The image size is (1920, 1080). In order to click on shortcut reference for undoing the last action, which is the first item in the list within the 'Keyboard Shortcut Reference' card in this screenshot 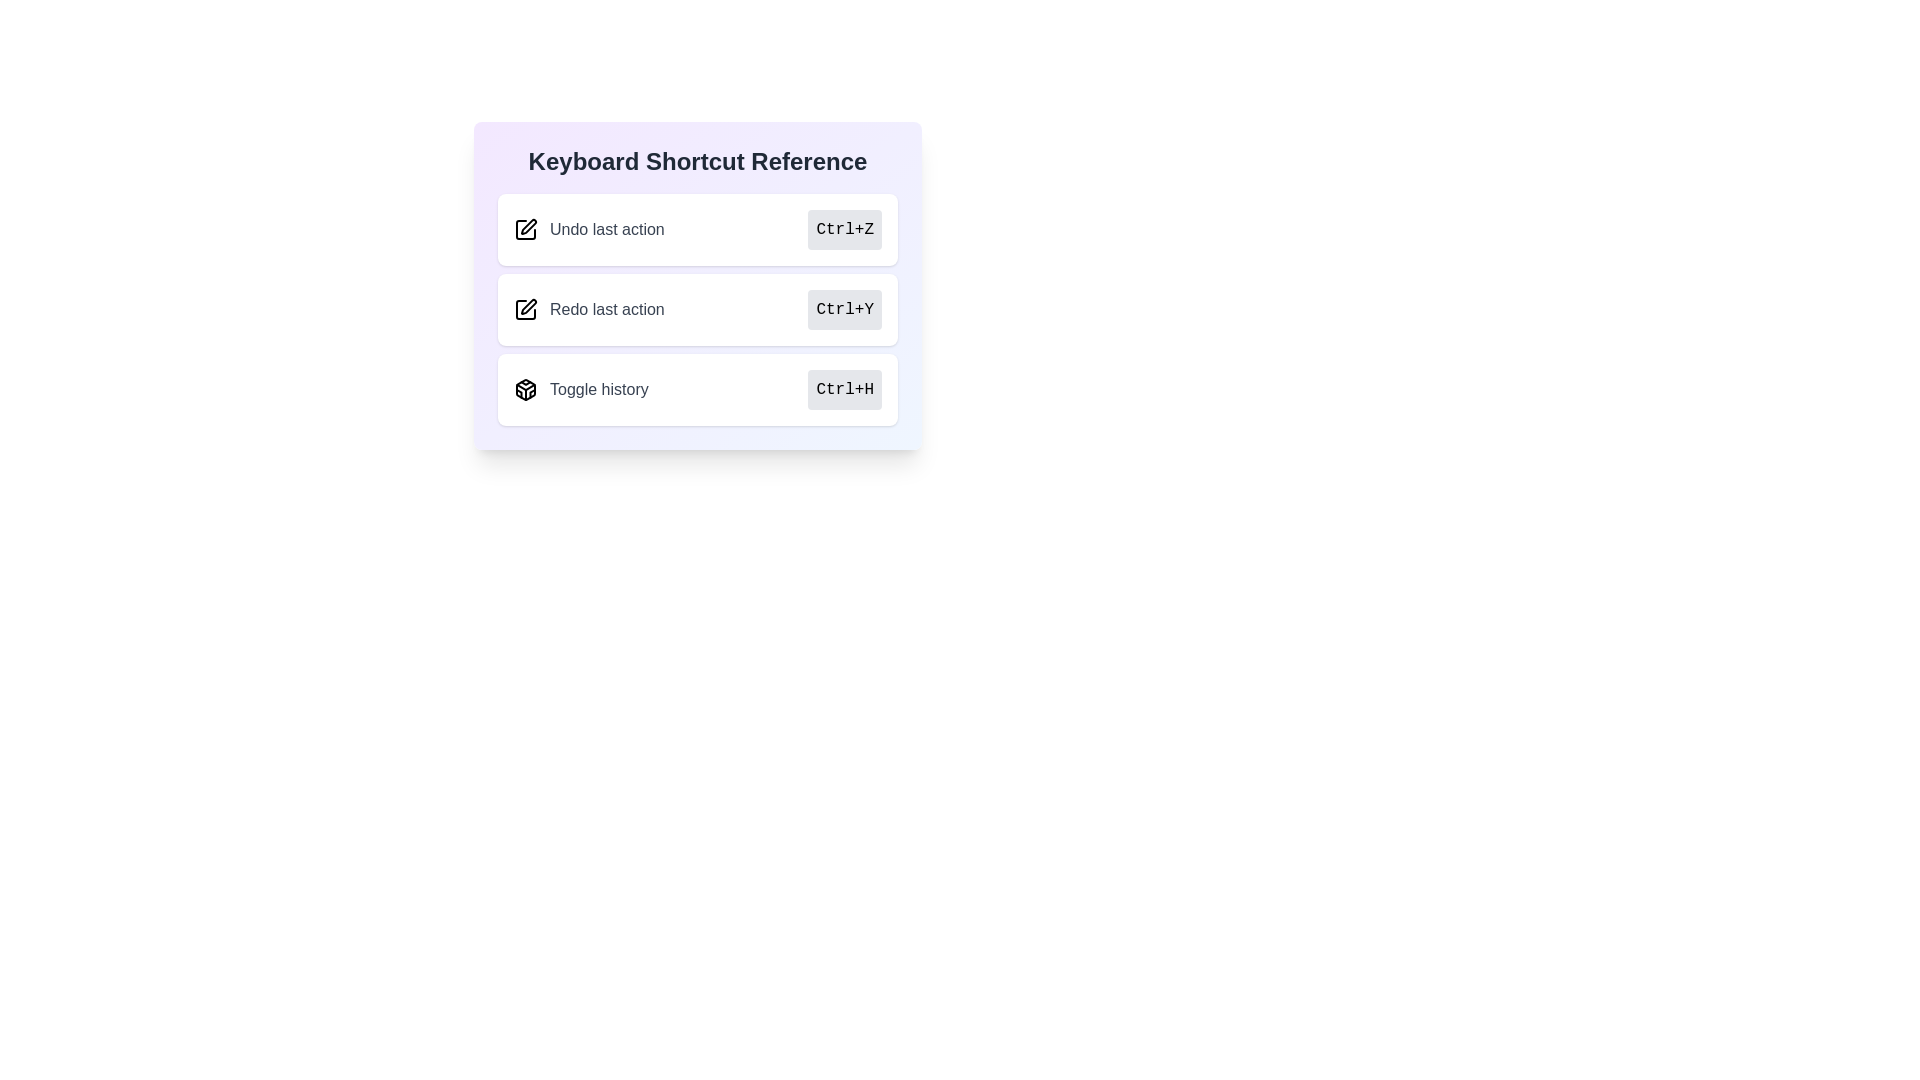, I will do `click(588, 229)`.